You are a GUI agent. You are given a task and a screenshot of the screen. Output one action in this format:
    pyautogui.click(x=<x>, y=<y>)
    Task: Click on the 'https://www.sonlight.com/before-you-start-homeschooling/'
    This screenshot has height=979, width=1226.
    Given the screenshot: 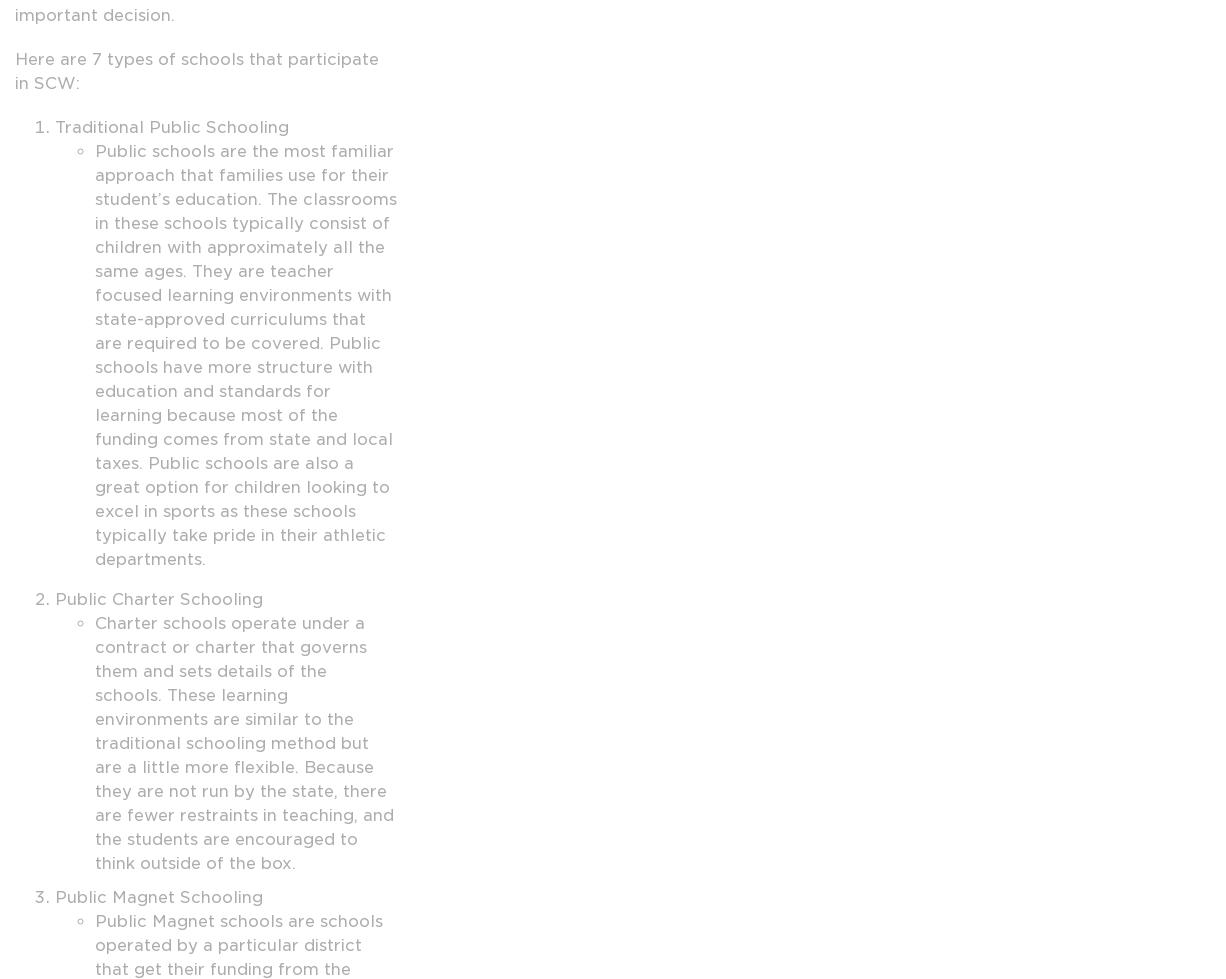 What is the action you would take?
    pyautogui.click(x=192, y=129)
    